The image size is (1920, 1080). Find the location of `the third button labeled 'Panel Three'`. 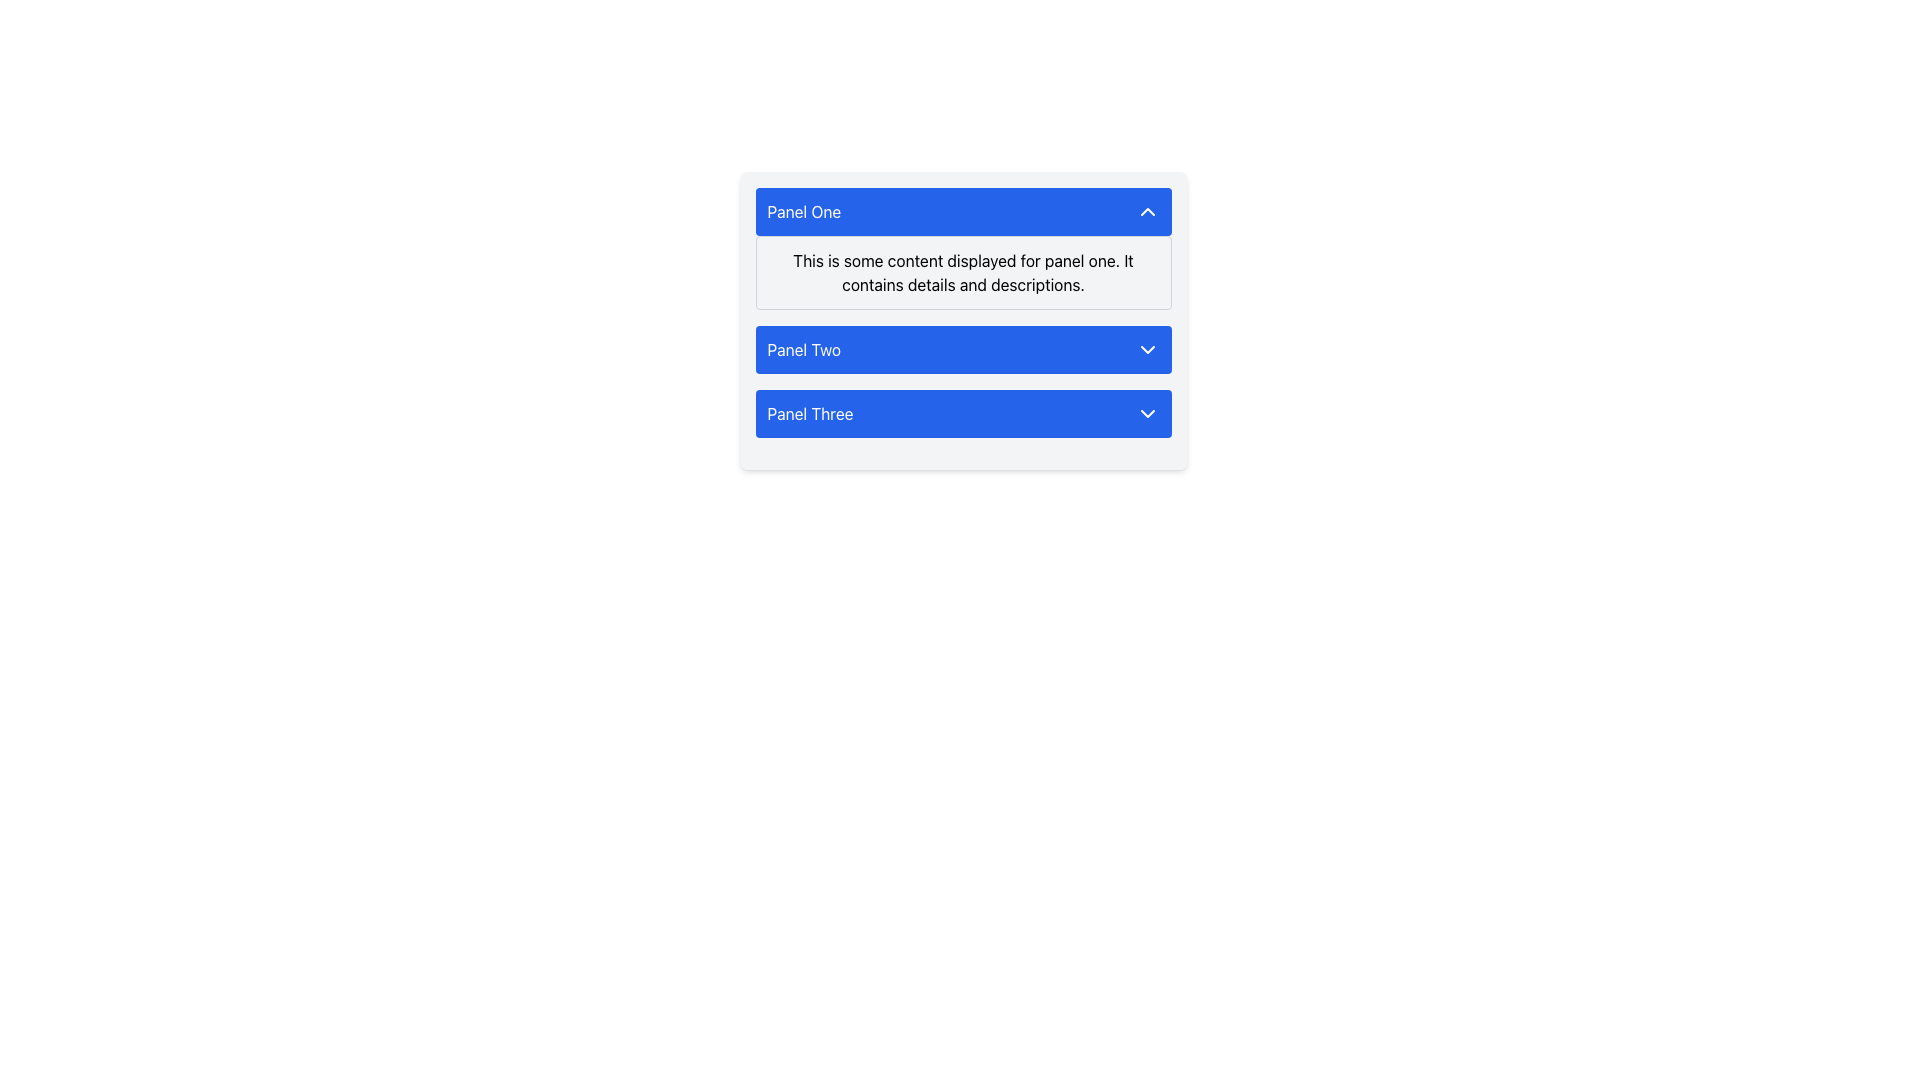

the third button labeled 'Panel Three' is located at coordinates (963, 412).